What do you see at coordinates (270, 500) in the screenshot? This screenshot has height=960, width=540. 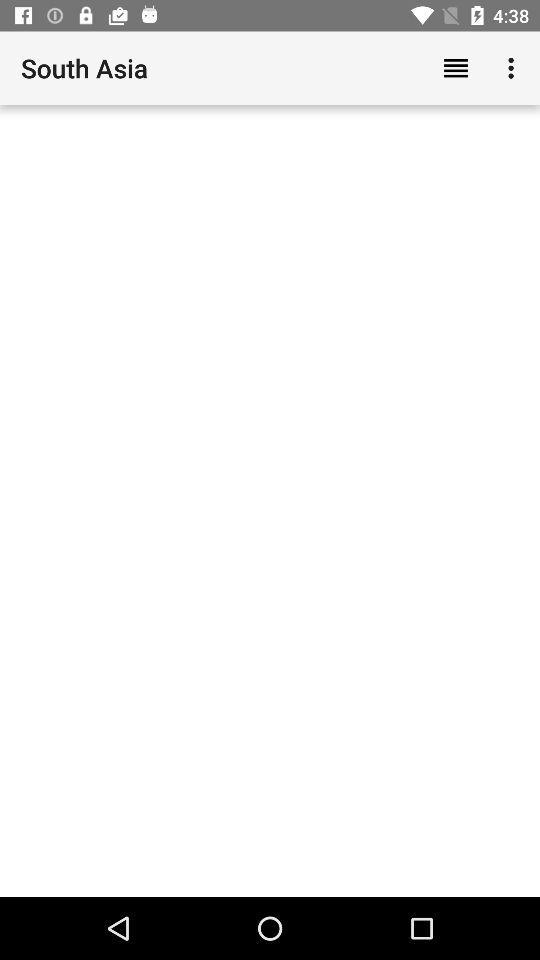 I see `icon at the center` at bounding box center [270, 500].